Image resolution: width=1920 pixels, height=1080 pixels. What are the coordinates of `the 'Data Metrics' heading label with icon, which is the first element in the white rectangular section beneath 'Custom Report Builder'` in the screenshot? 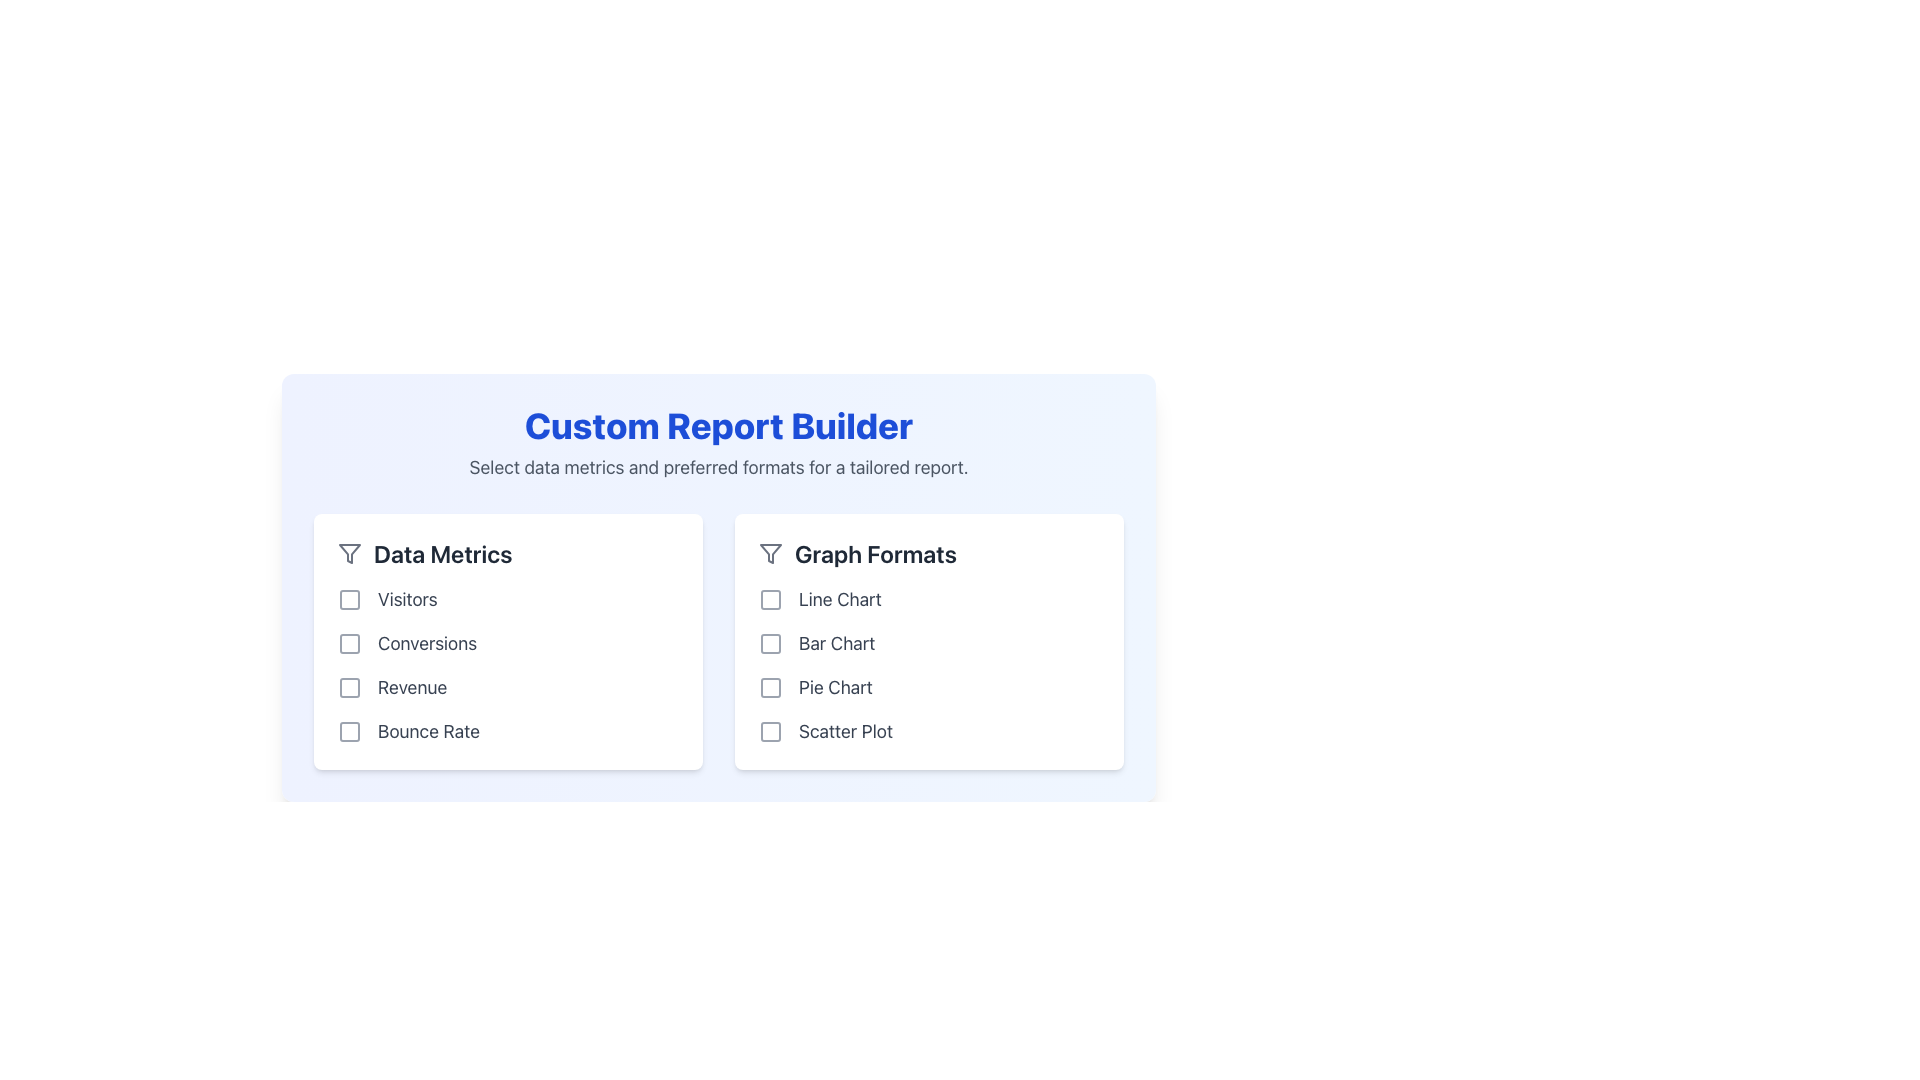 It's located at (508, 554).